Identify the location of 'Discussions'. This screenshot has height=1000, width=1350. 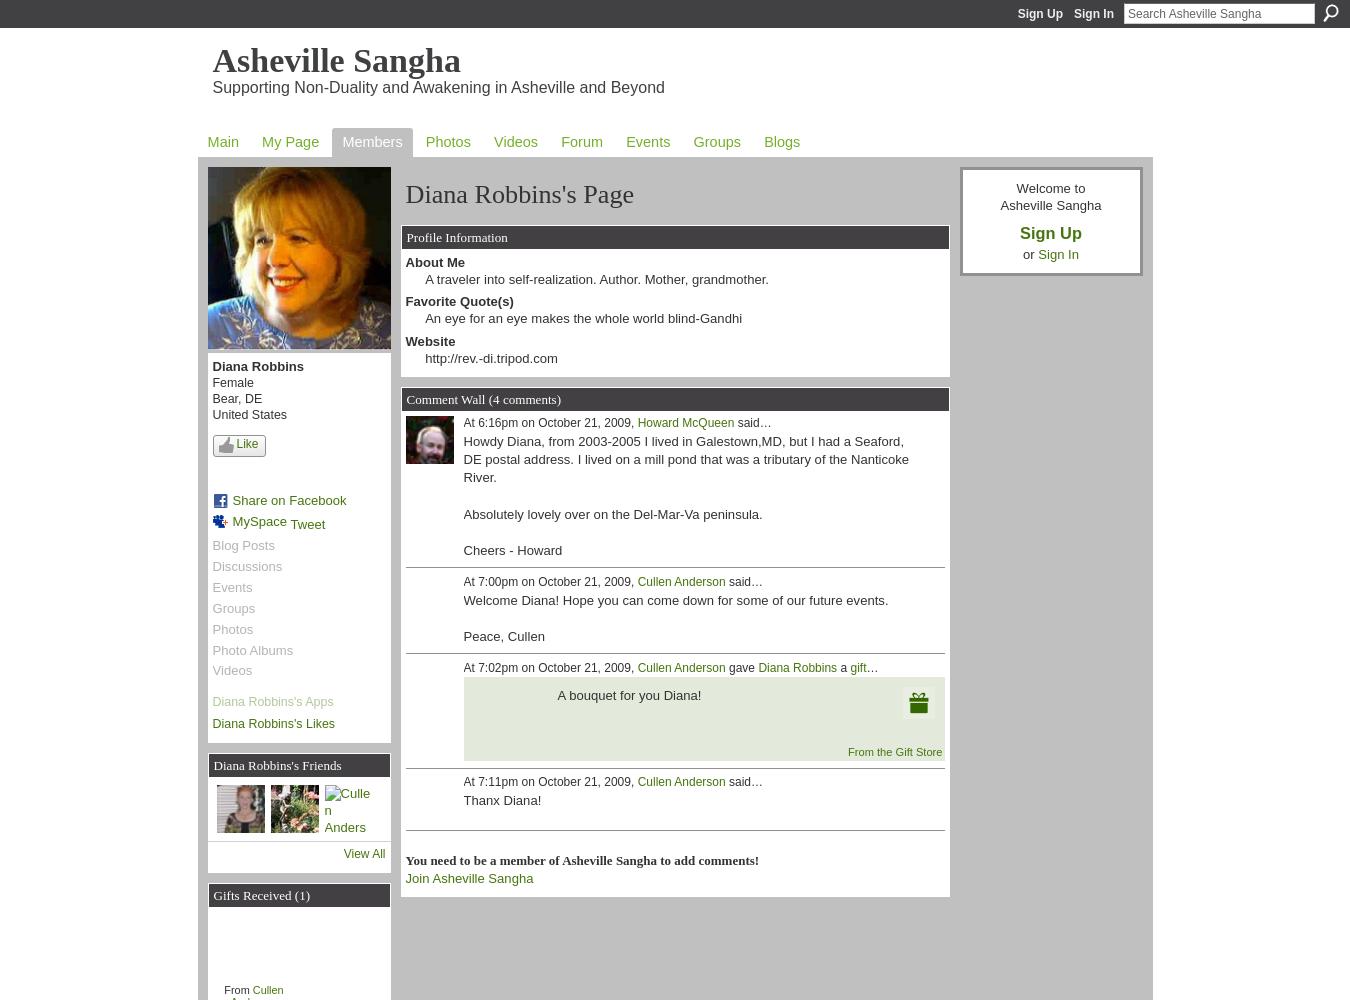
(246, 564).